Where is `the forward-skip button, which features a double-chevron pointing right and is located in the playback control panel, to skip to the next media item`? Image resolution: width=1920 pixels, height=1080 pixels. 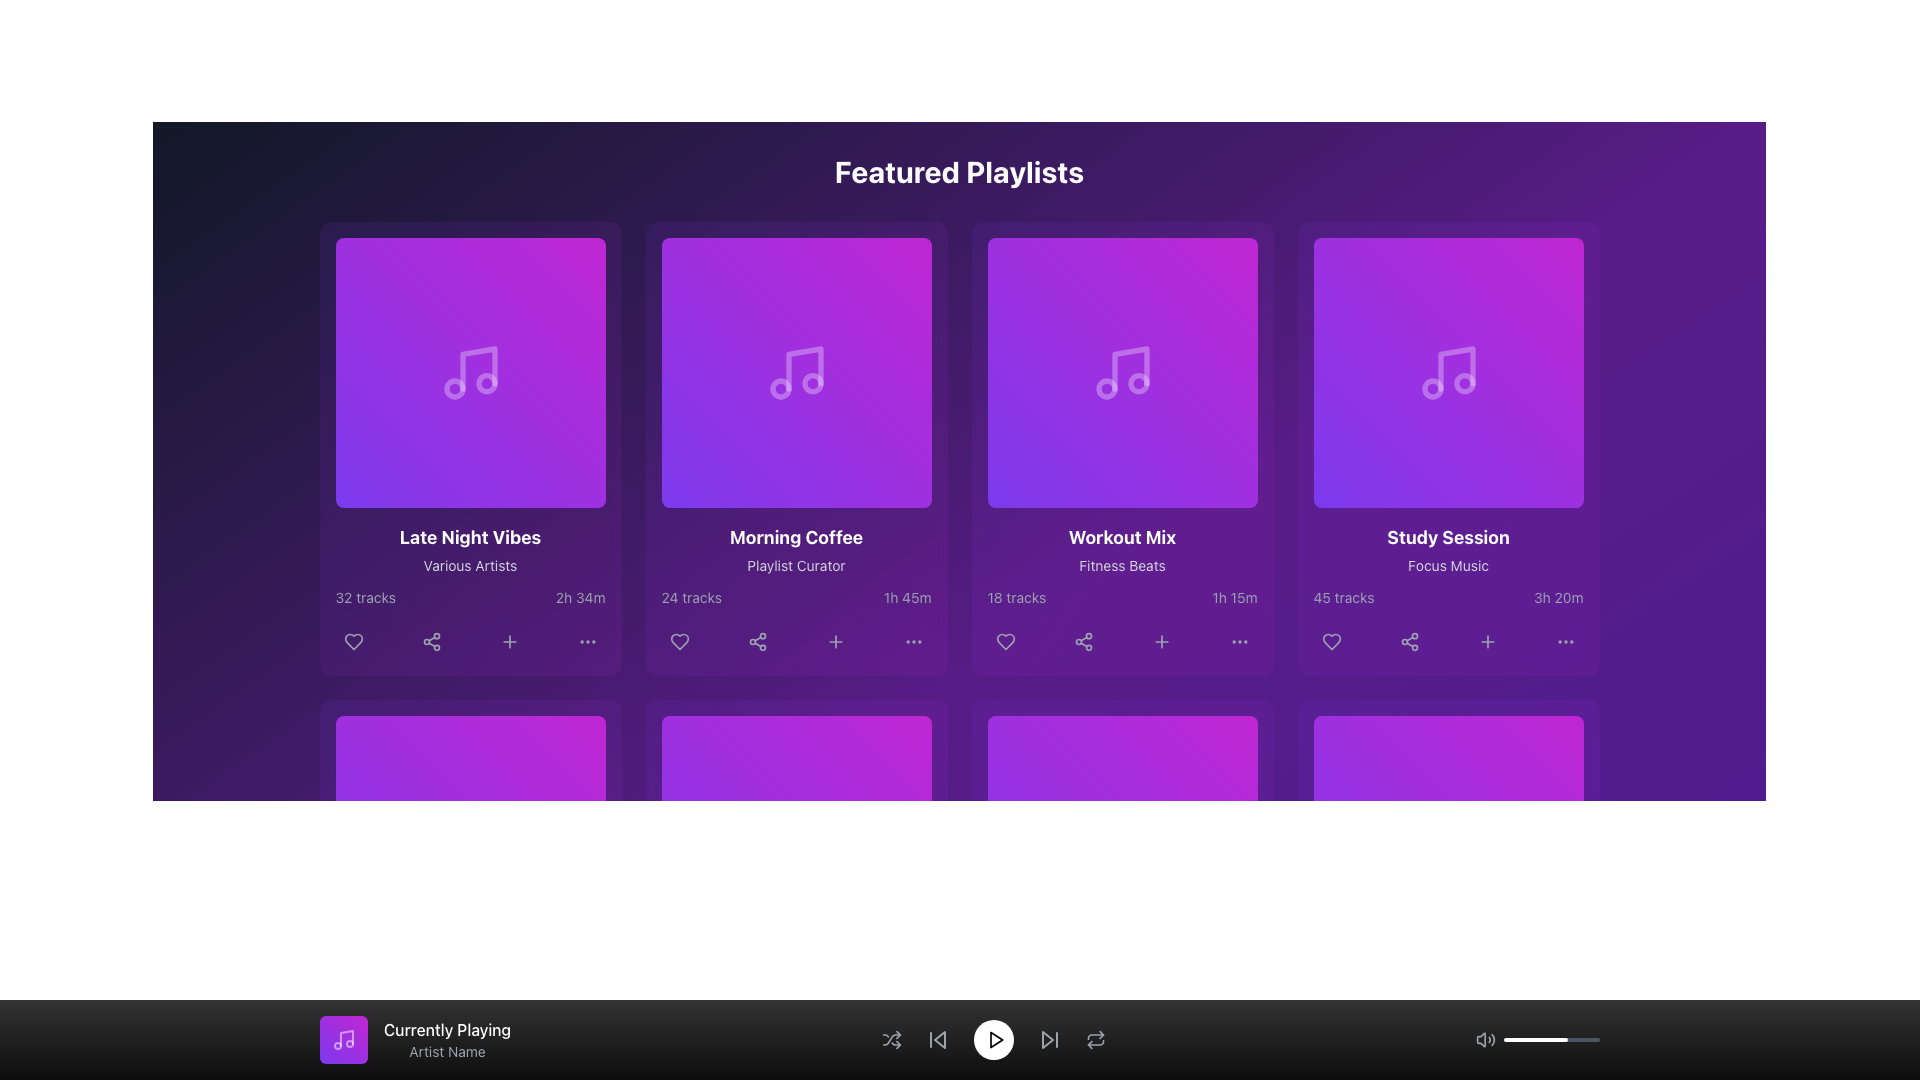 the forward-skip button, which features a double-chevron pointing right and is located in the playback control panel, to skip to the next media item is located at coordinates (1048, 1039).